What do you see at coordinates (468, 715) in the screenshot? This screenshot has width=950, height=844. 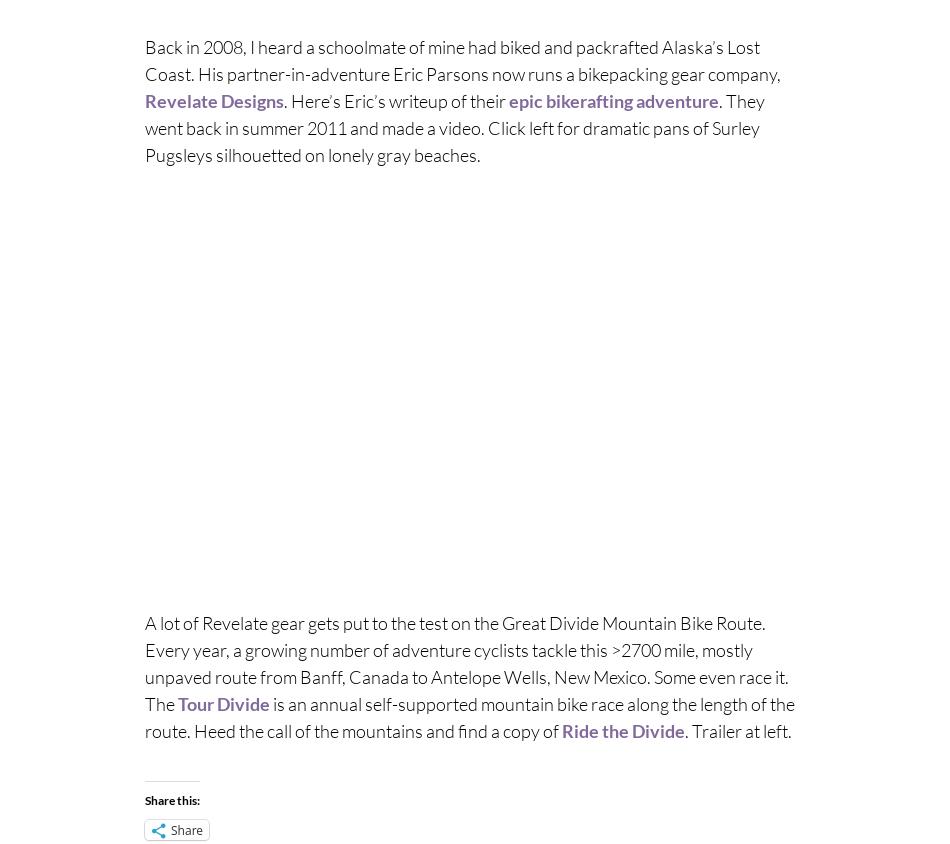 I see `'is an annual self-supported mountain bike race along the length of the route. Heed the call of the mountains and find a copy of'` at bounding box center [468, 715].